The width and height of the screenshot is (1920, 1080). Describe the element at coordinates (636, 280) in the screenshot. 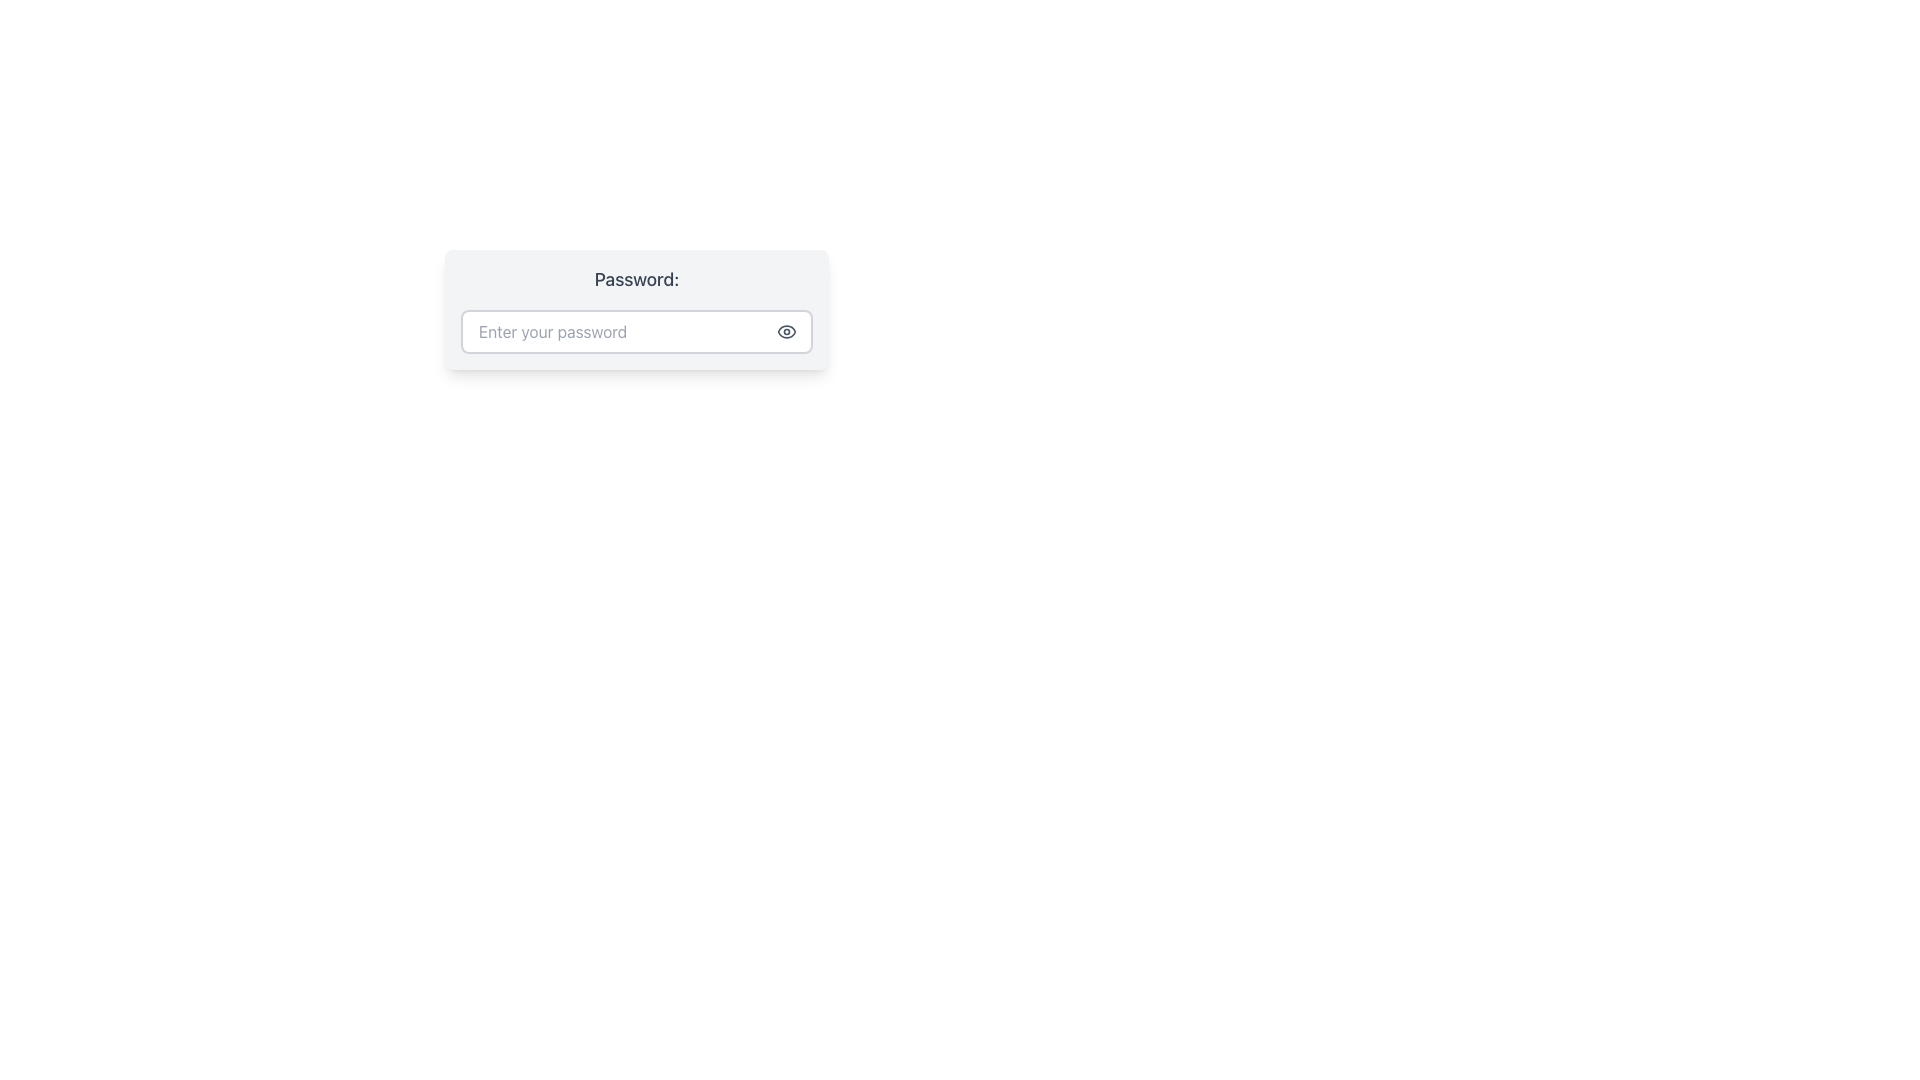

I see `the static text label that serves as a label for the password input field located directly above it` at that location.